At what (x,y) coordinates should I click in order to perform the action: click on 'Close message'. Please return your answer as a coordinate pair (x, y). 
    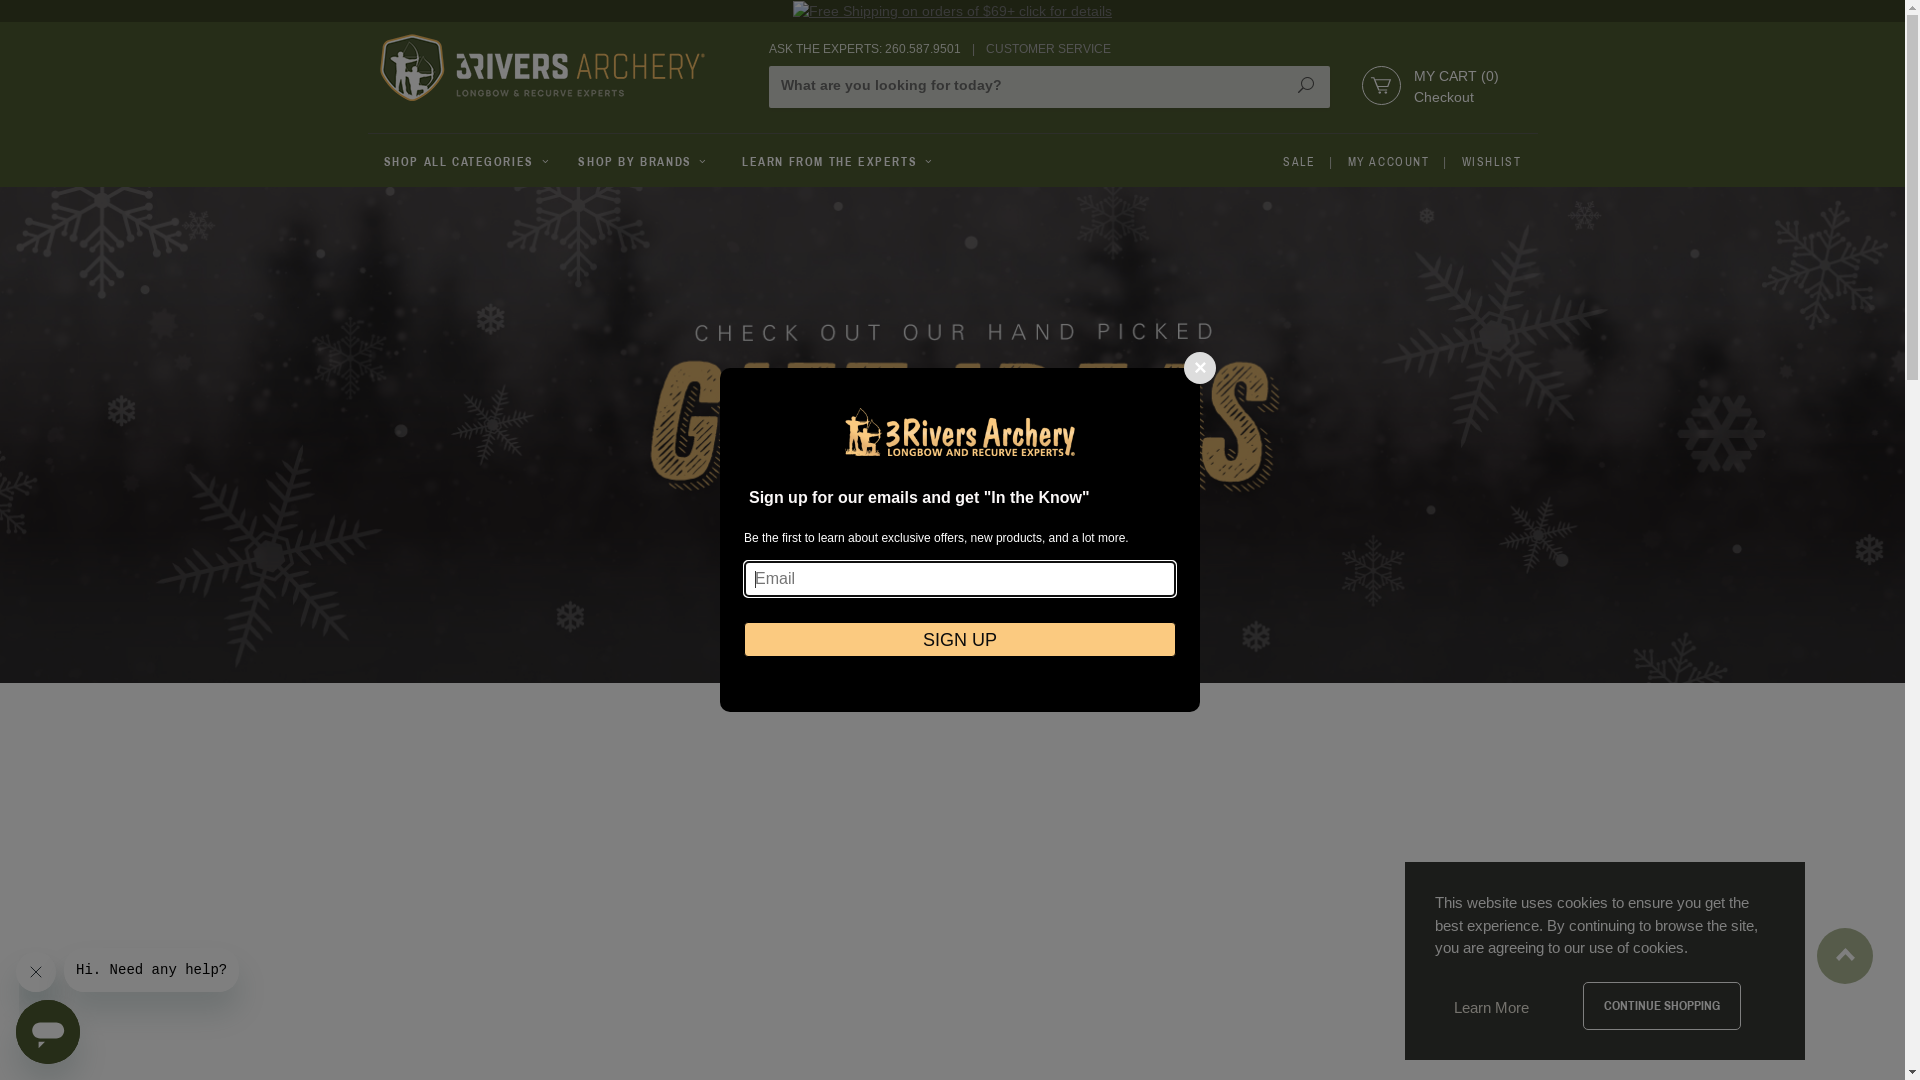
    Looking at the image, I should click on (35, 971).